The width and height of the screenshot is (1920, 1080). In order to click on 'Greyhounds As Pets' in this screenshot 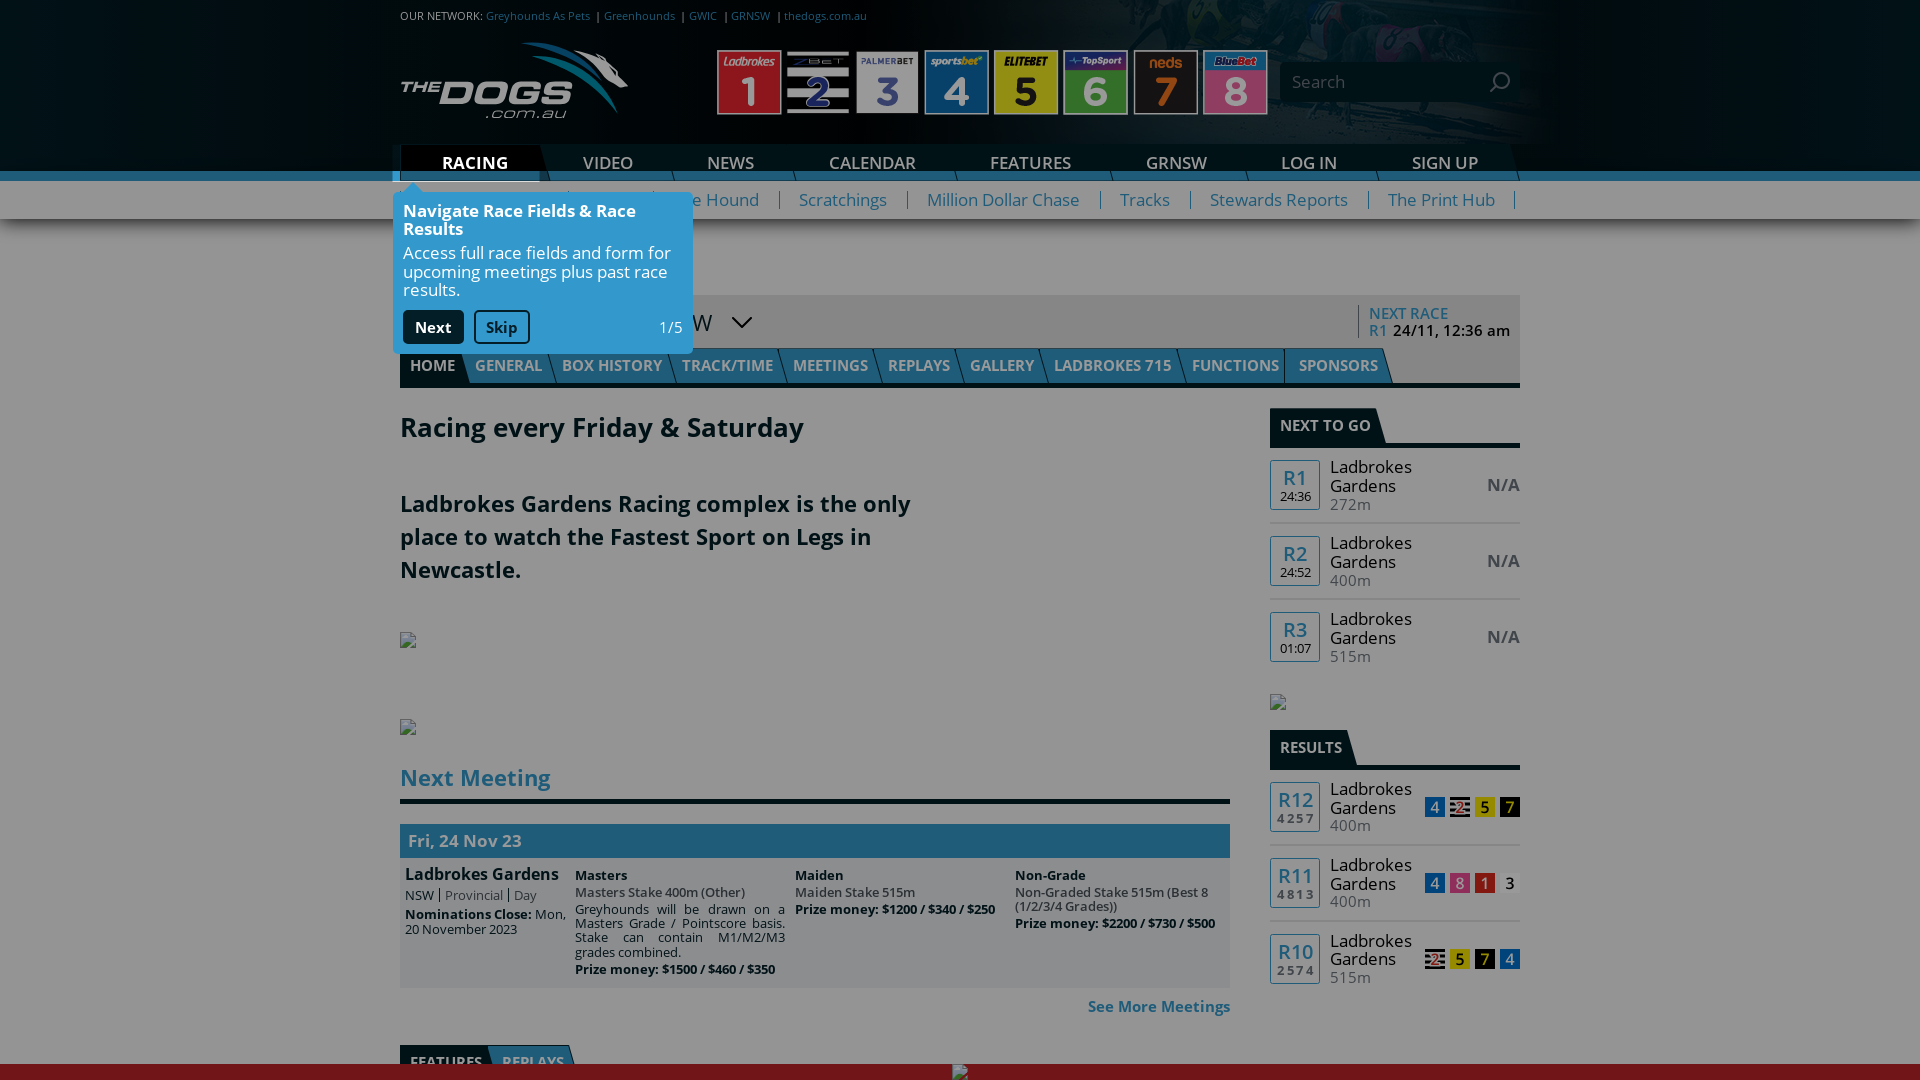, I will do `click(485, 15)`.